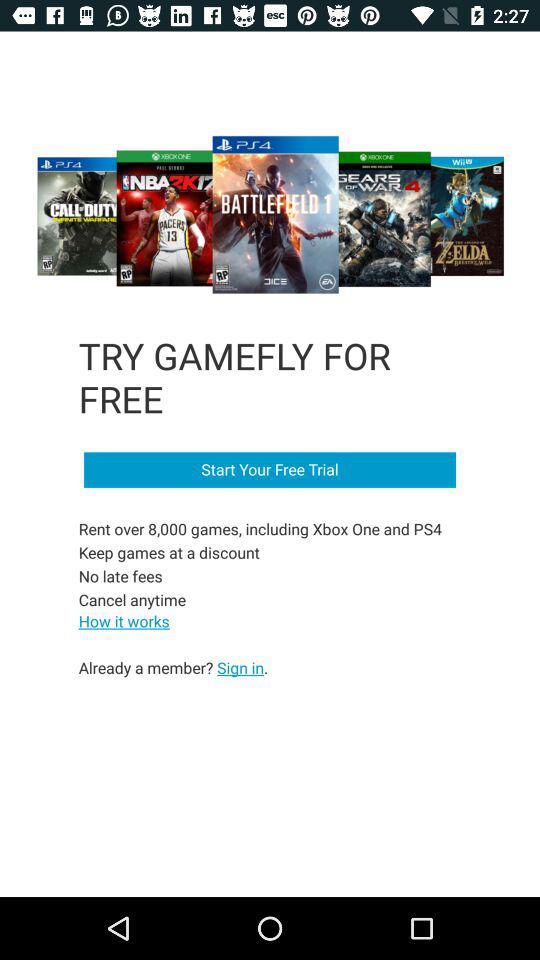 Image resolution: width=540 pixels, height=960 pixels. Describe the element at coordinates (262, 564) in the screenshot. I see `item above the how it works` at that location.